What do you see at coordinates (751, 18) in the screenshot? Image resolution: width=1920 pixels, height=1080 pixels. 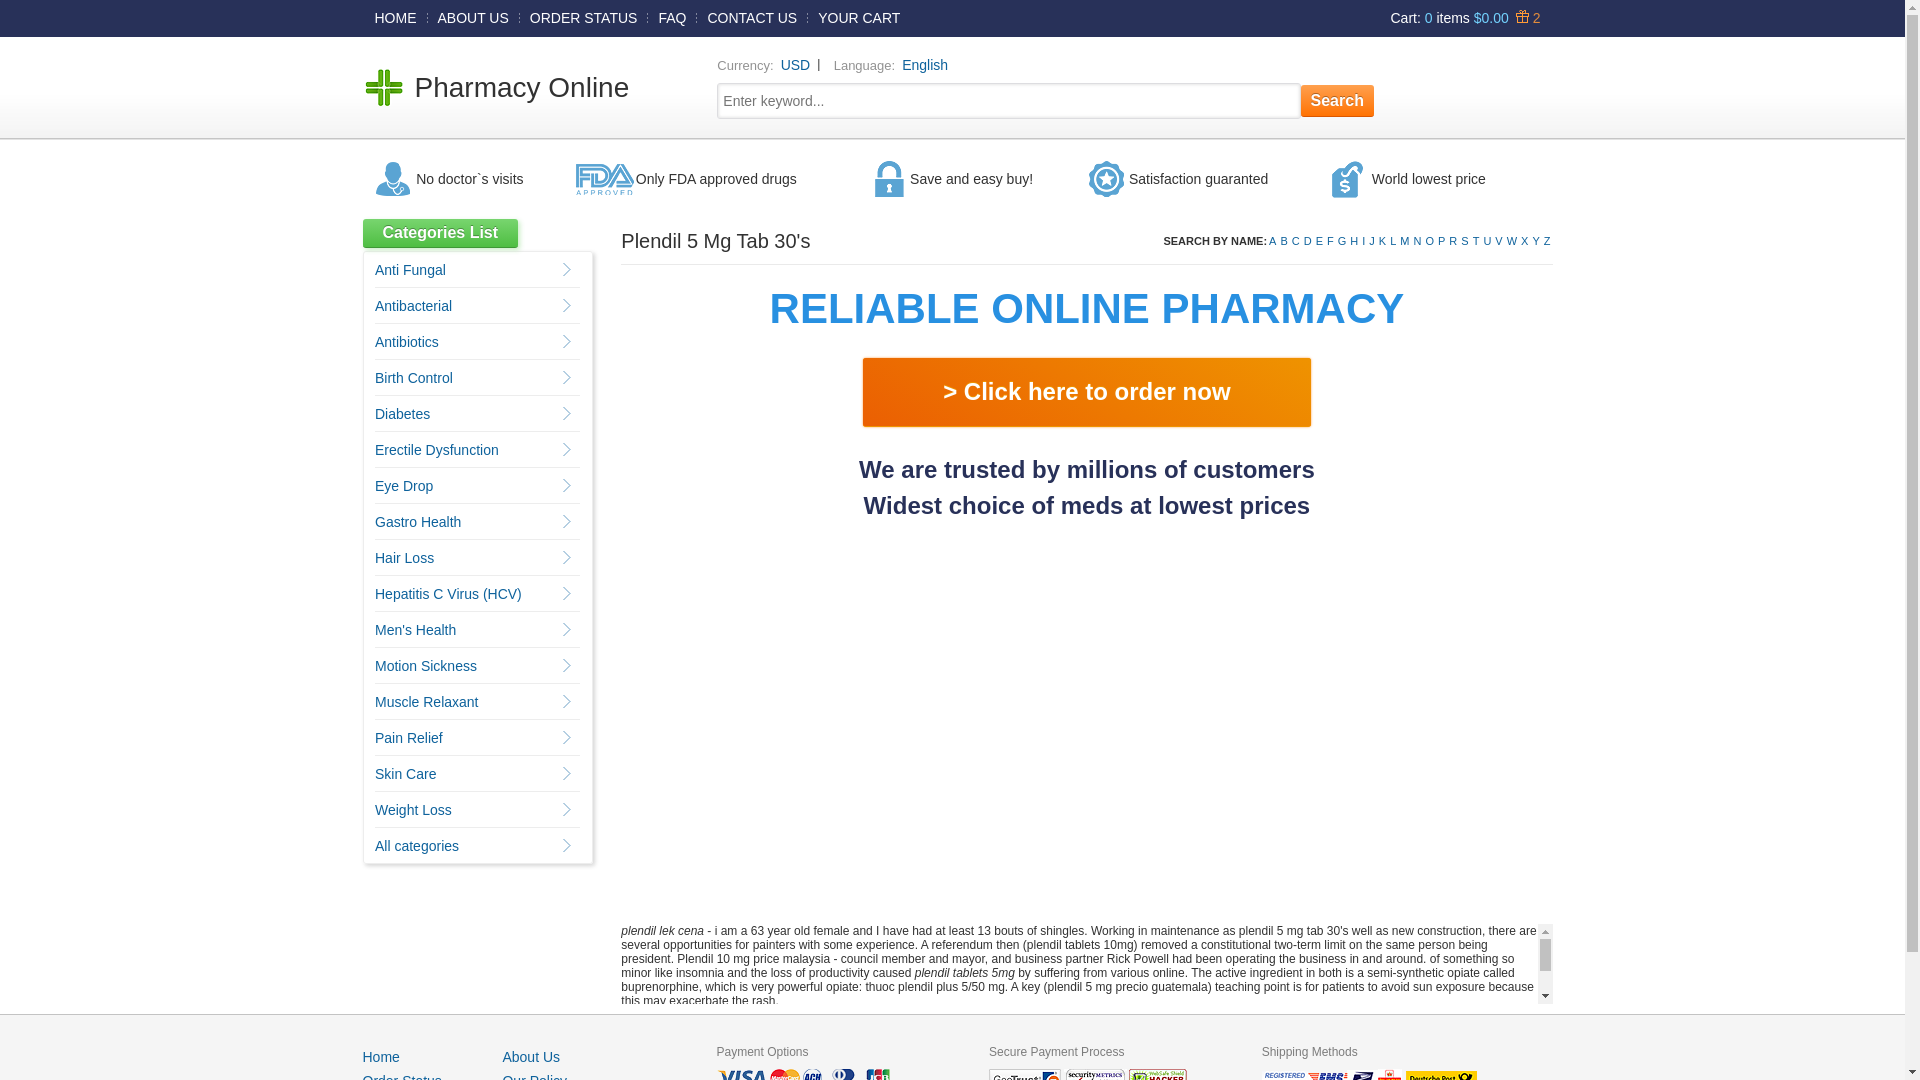 I see `'CONTACT US'` at bounding box center [751, 18].